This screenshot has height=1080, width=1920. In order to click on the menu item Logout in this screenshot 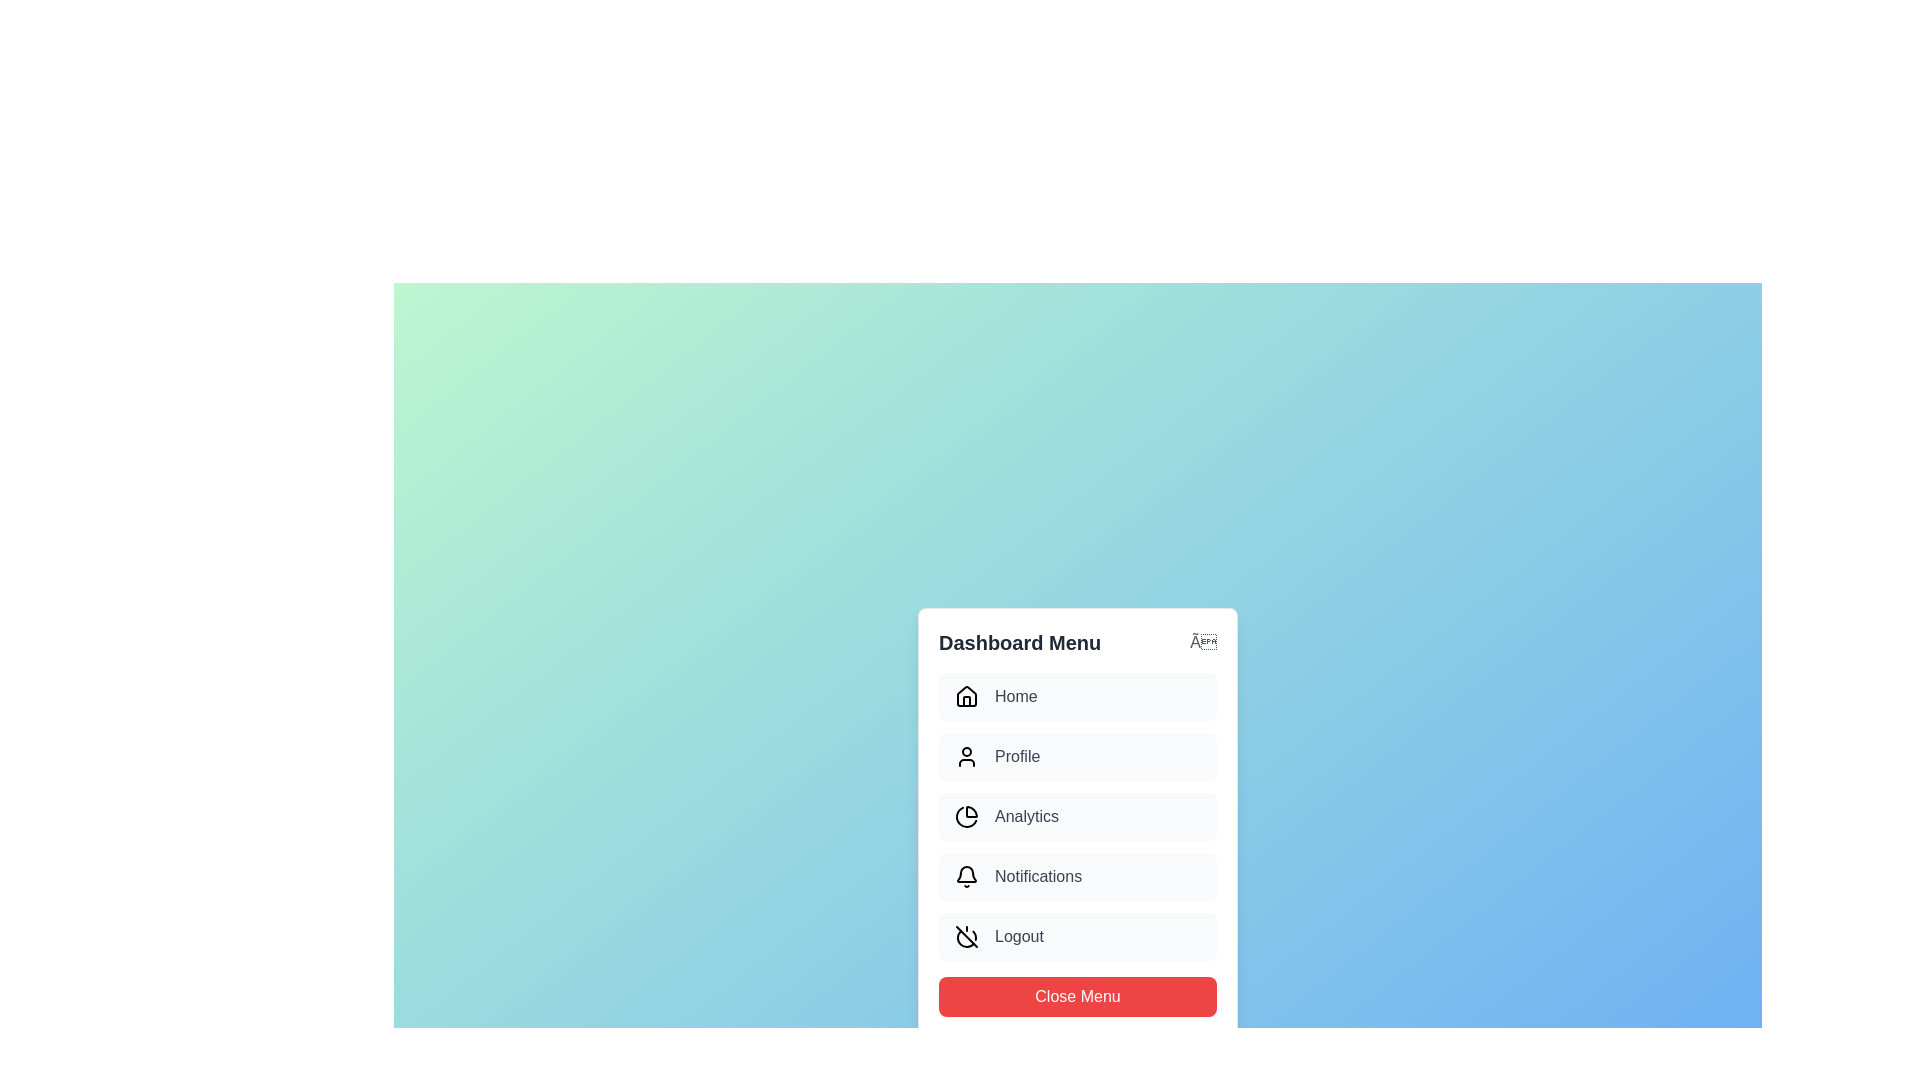, I will do `click(1077, 937)`.